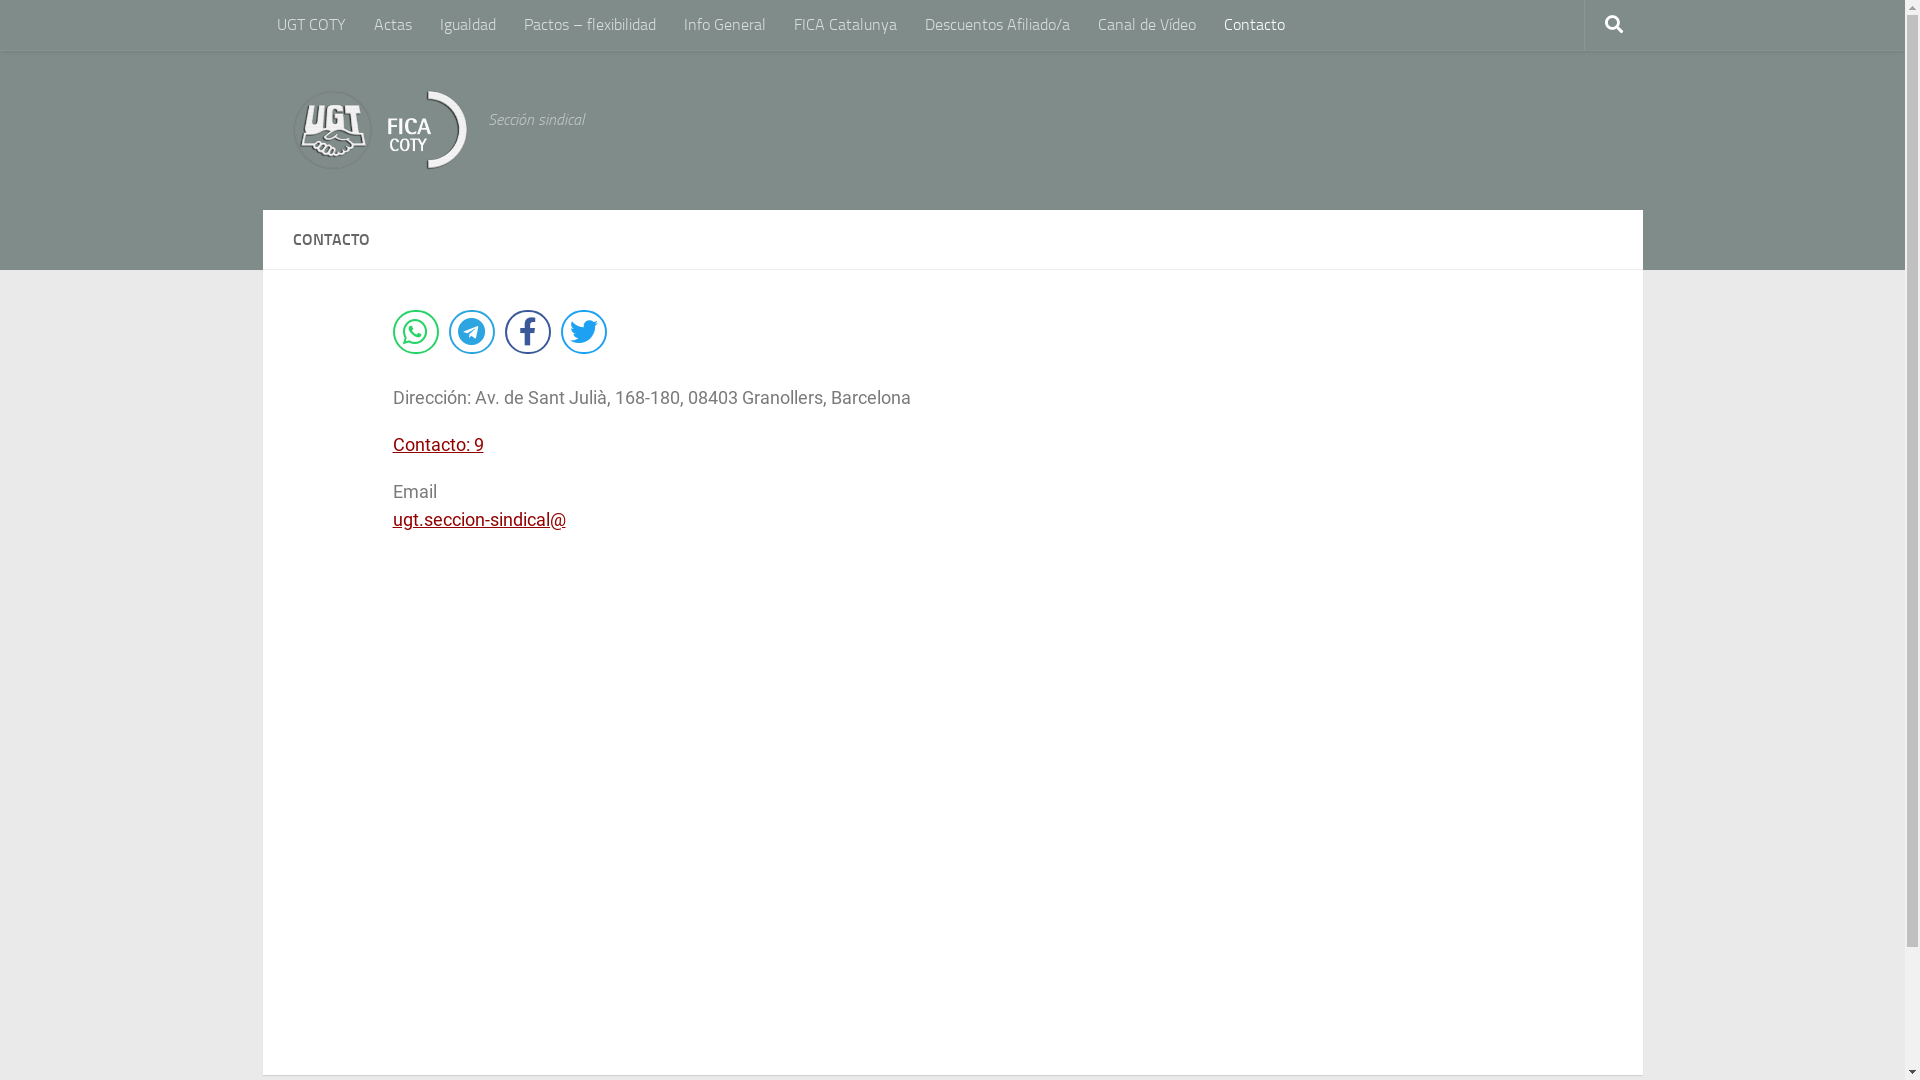 This screenshot has height=1080, width=1920. I want to click on 'Igualdad', so click(466, 24).